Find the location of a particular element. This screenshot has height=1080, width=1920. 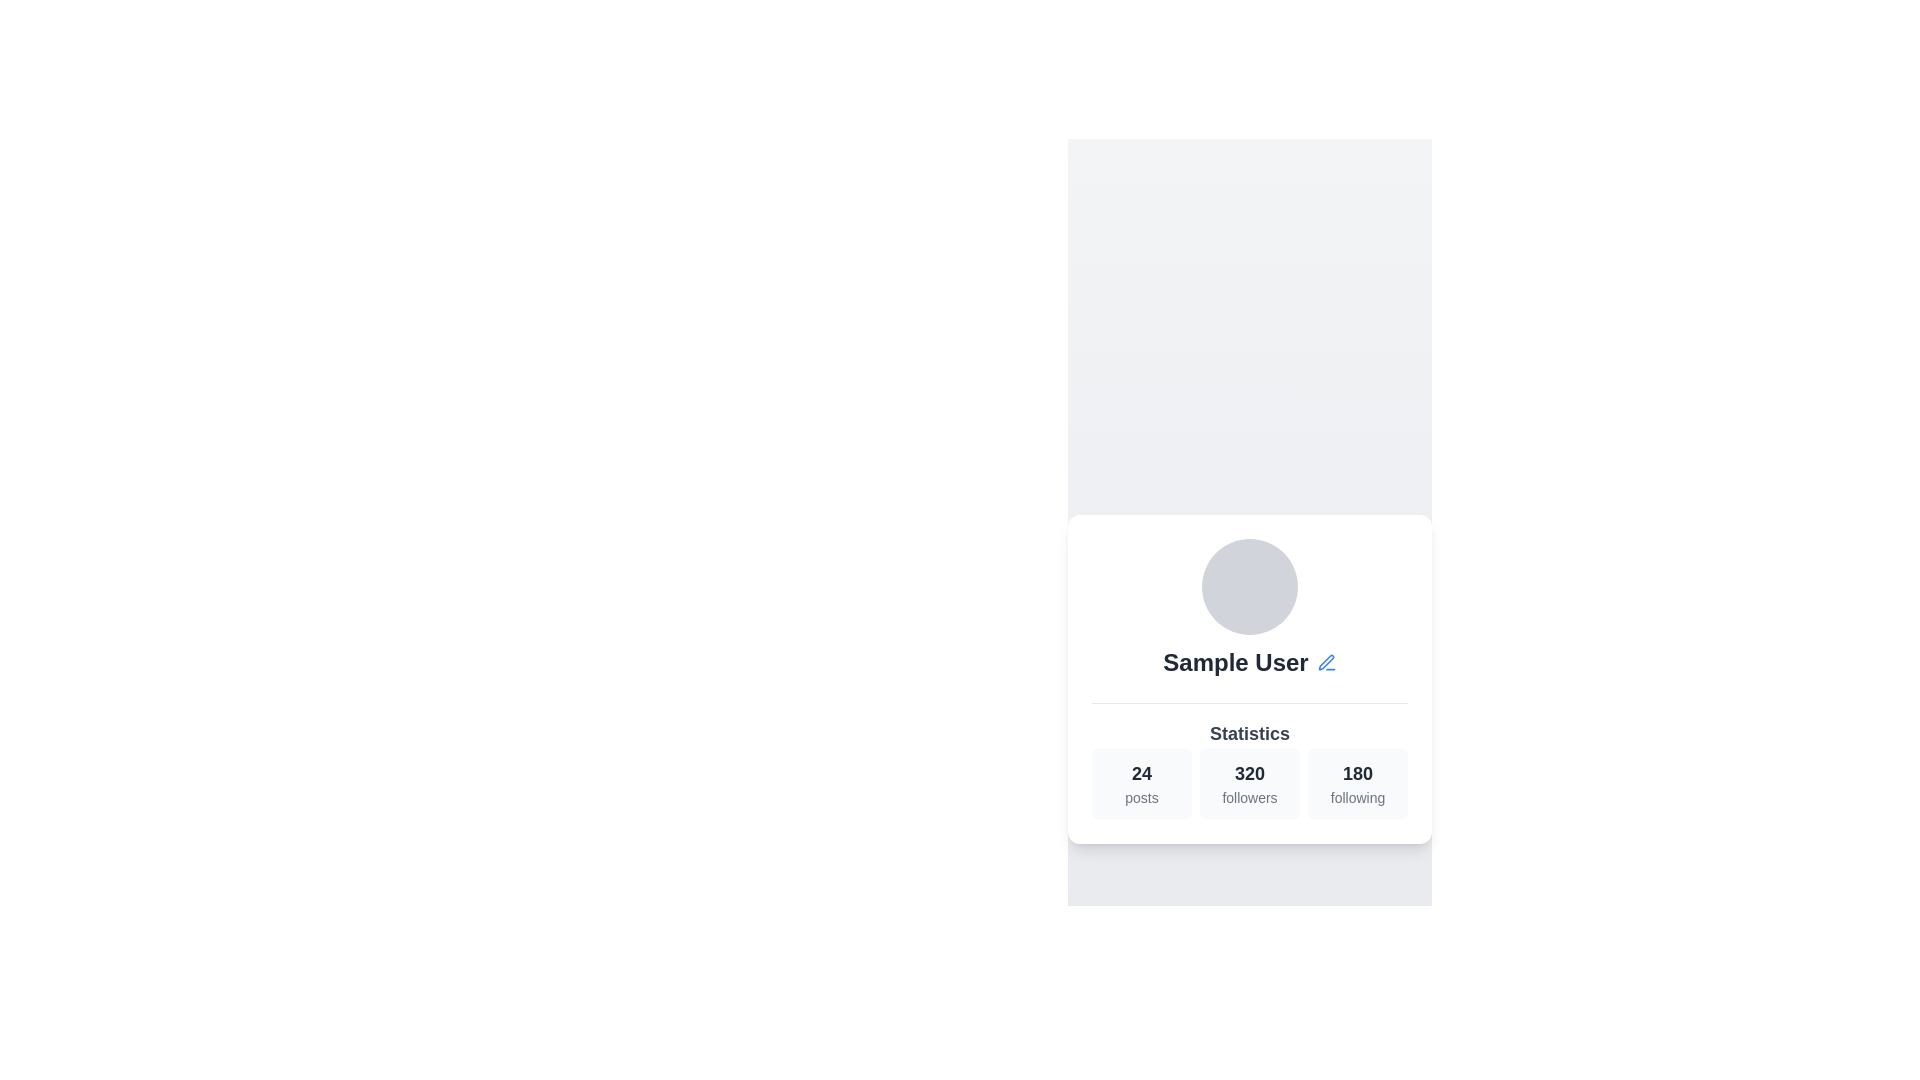

displayed username 'Sample User' from the text label located centrally below the profile image placeholder and above the 'Statistics' section is located at coordinates (1248, 662).